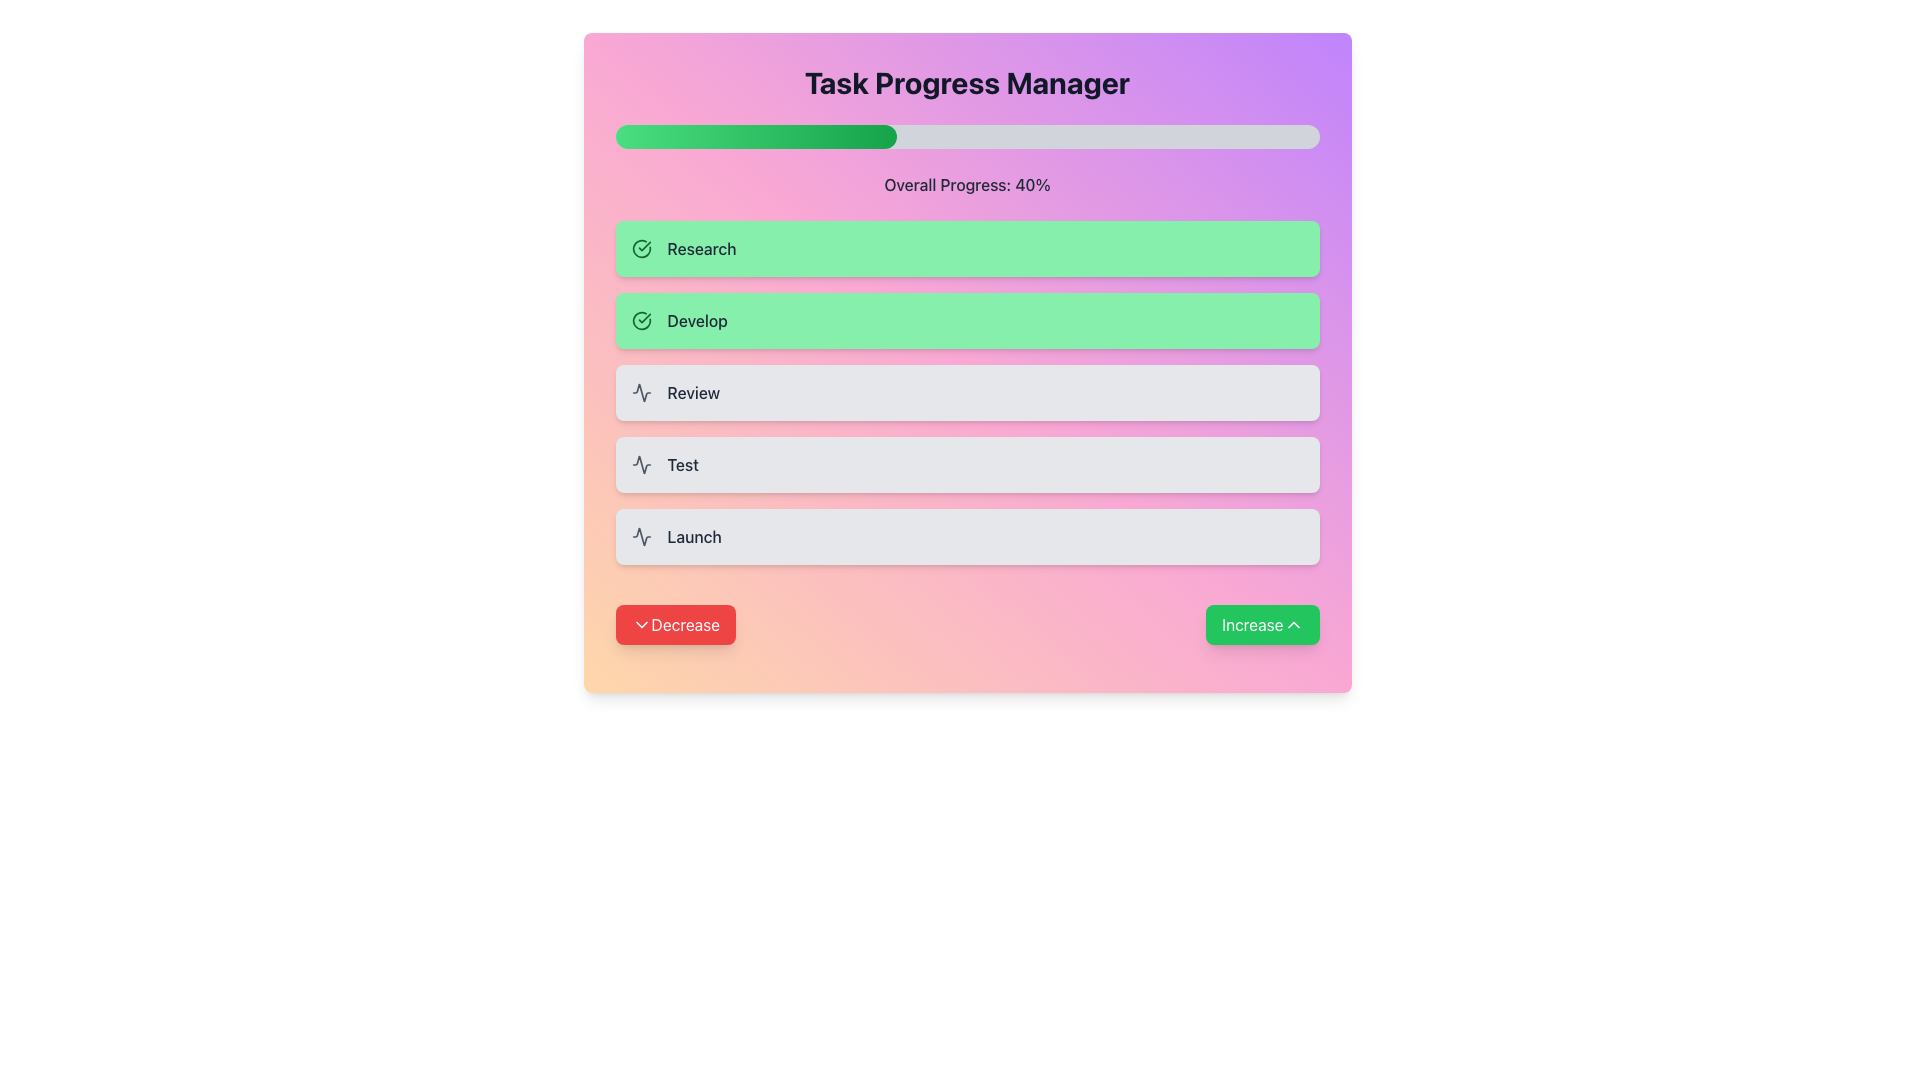 Image resolution: width=1920 pixels, height=1080 pixels. I want to click on the 'Launch' list item, so click(967, 535).